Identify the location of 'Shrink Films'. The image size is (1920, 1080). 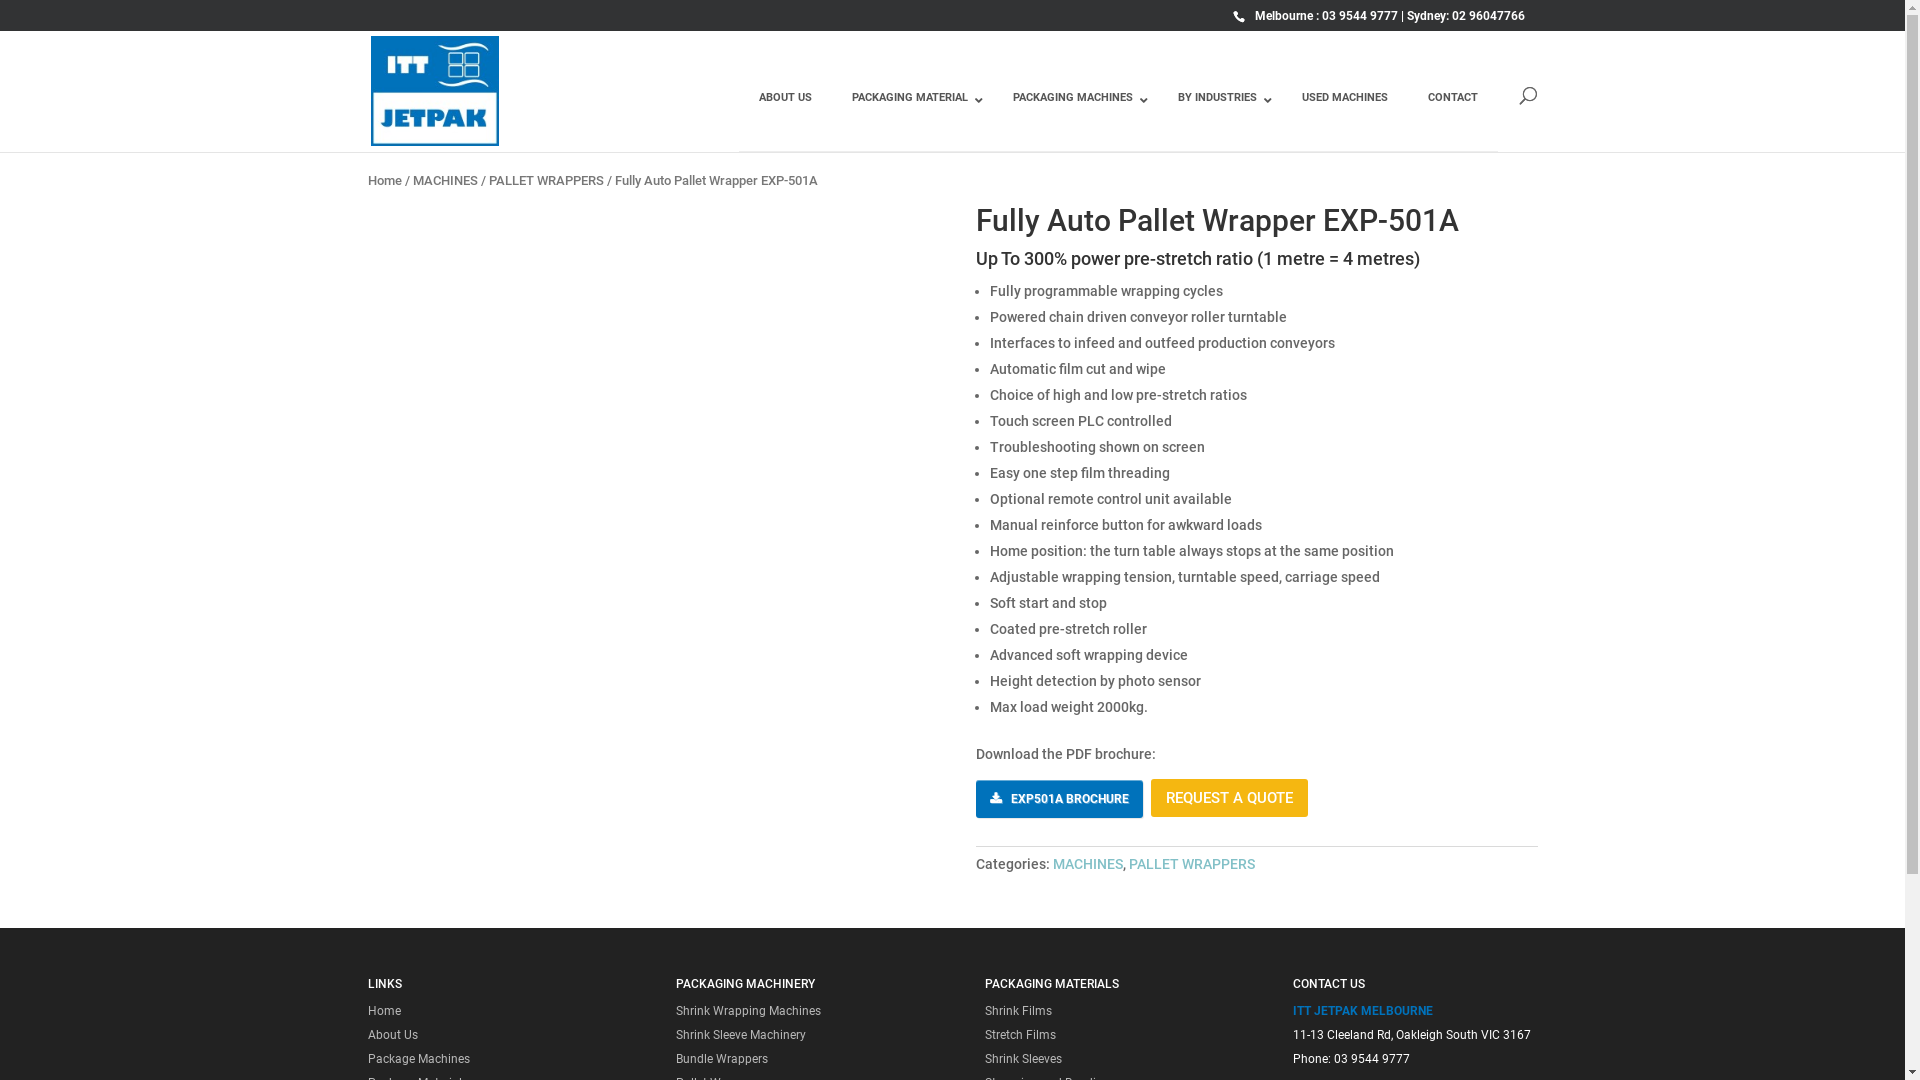
(1018, 1010).